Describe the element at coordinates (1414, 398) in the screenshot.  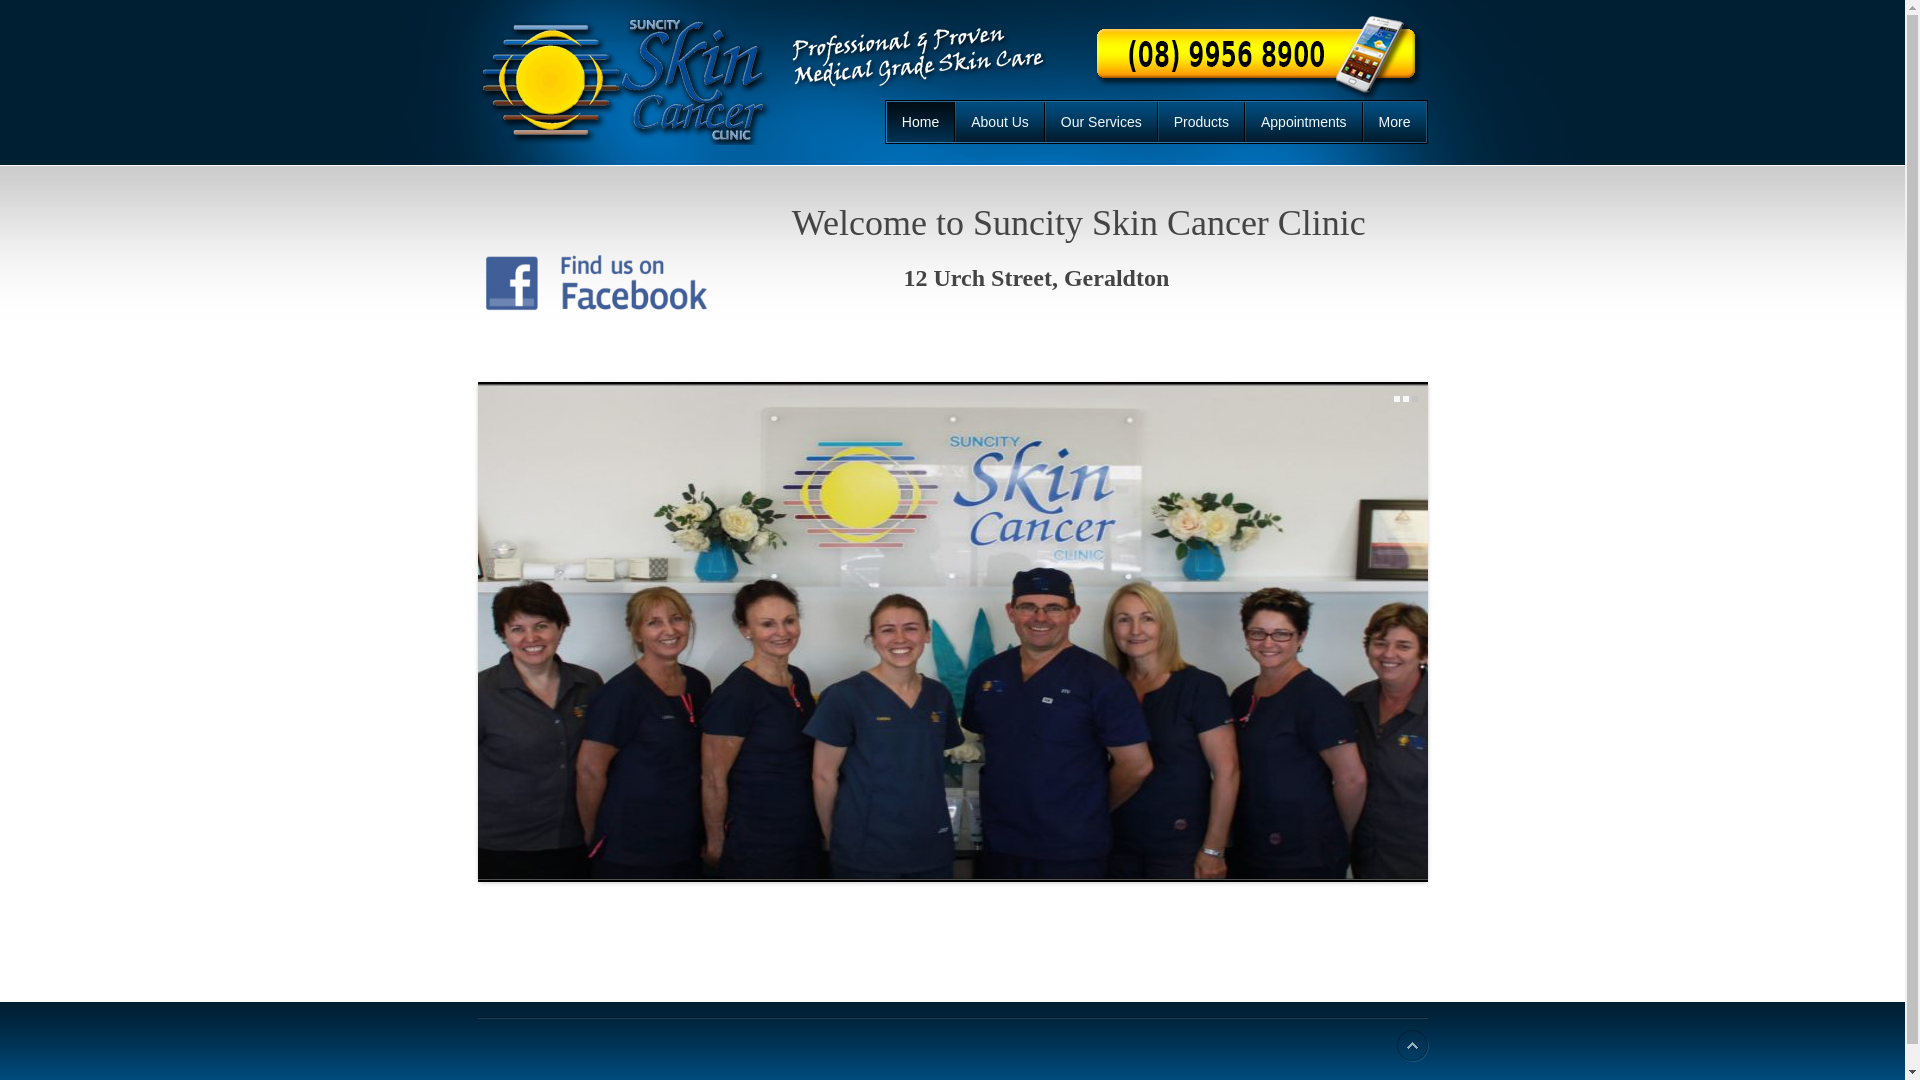
I see `'3'` at that location.